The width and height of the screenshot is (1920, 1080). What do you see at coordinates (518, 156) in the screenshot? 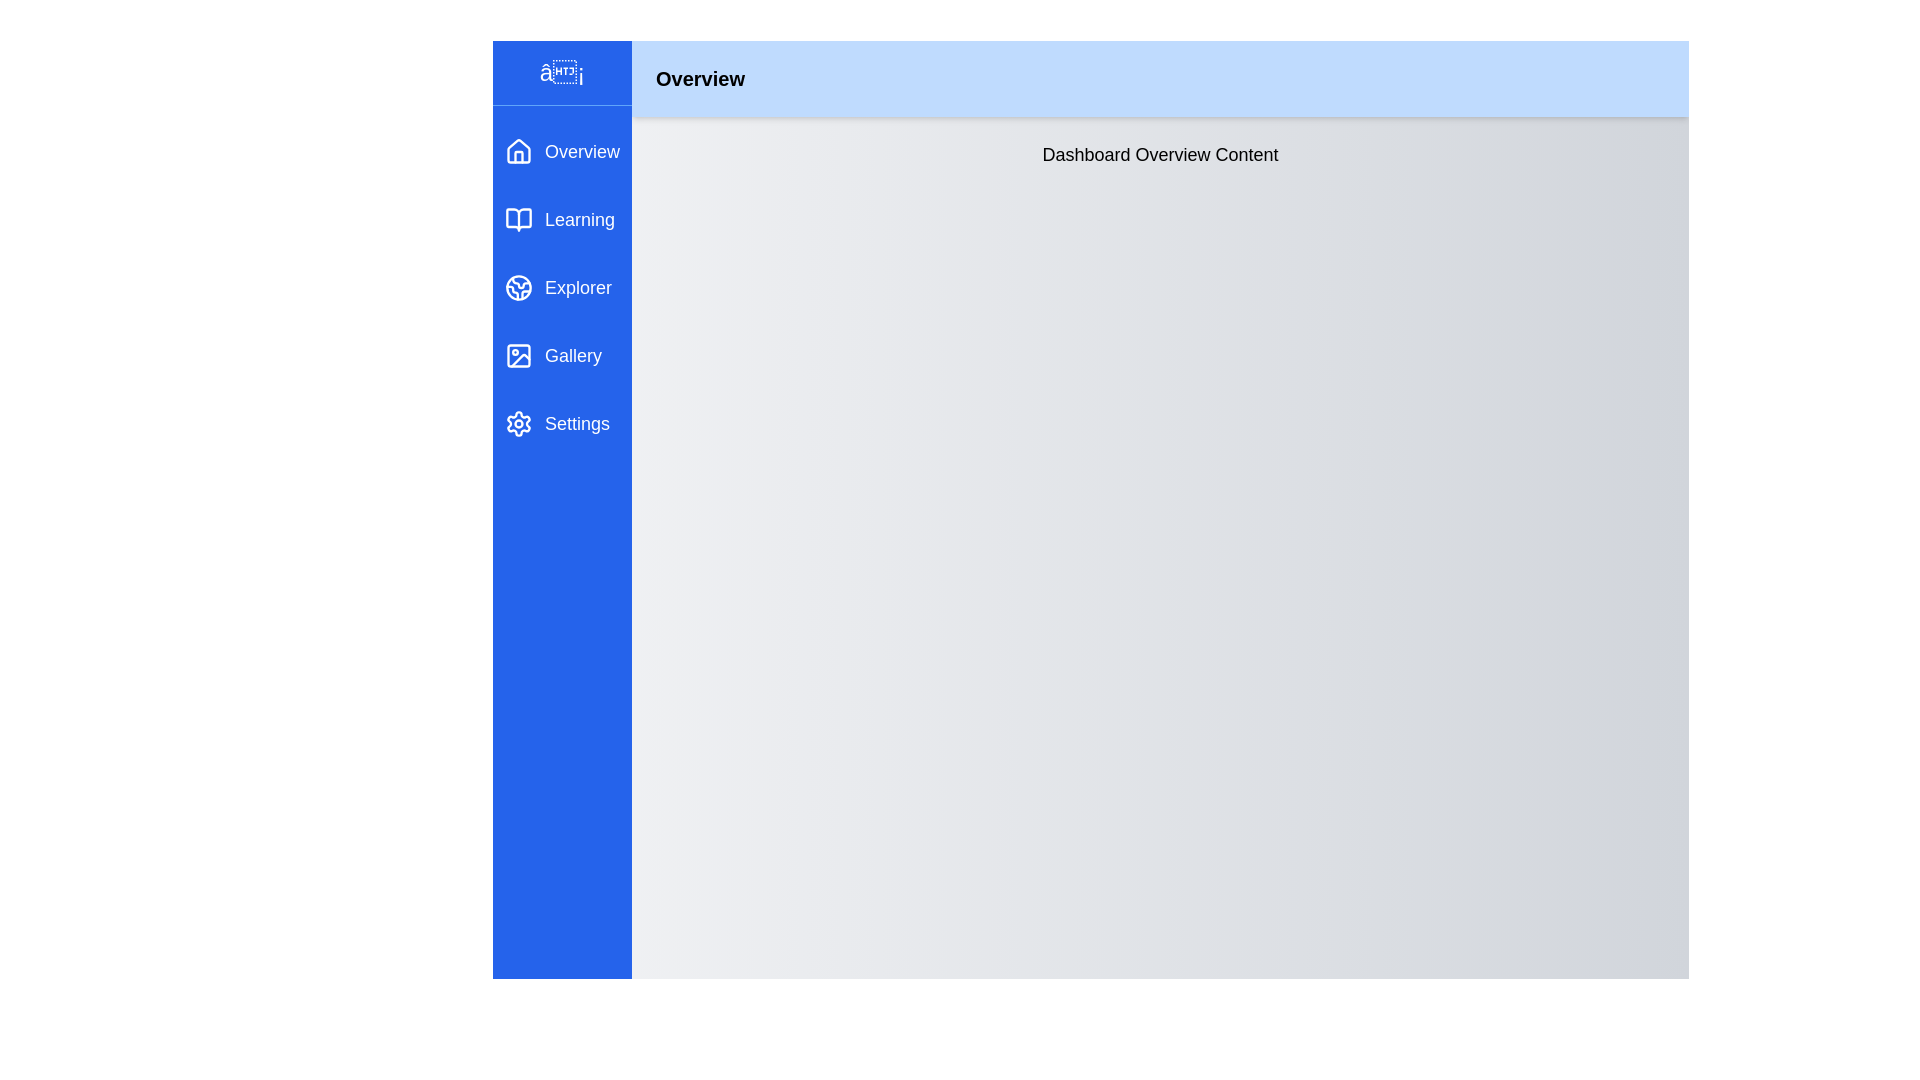
I see `the vertical line part of the house-like icon located in the topmost icon group of the vertical side navigation bar` at bounding box center [518, 156].